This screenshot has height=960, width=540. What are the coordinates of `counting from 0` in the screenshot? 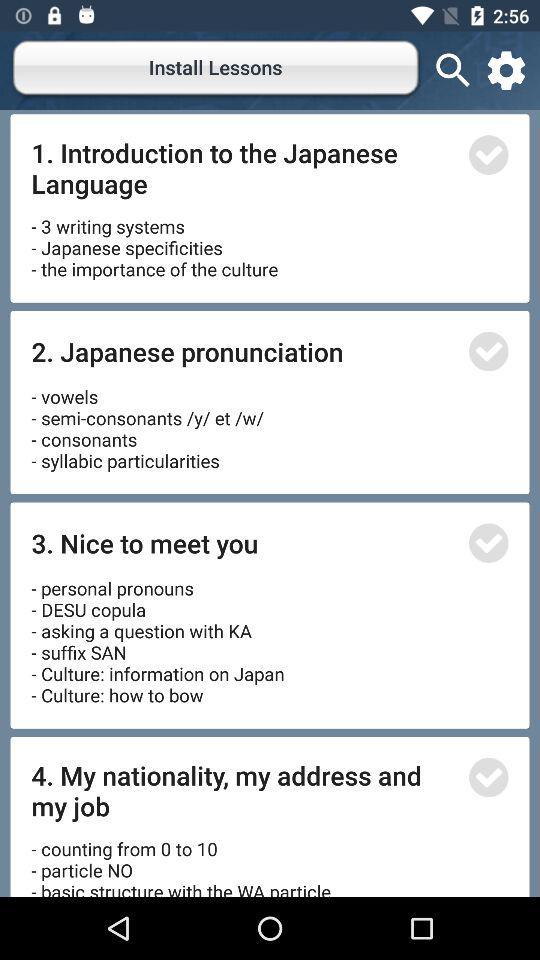 It's located at (184, 859).